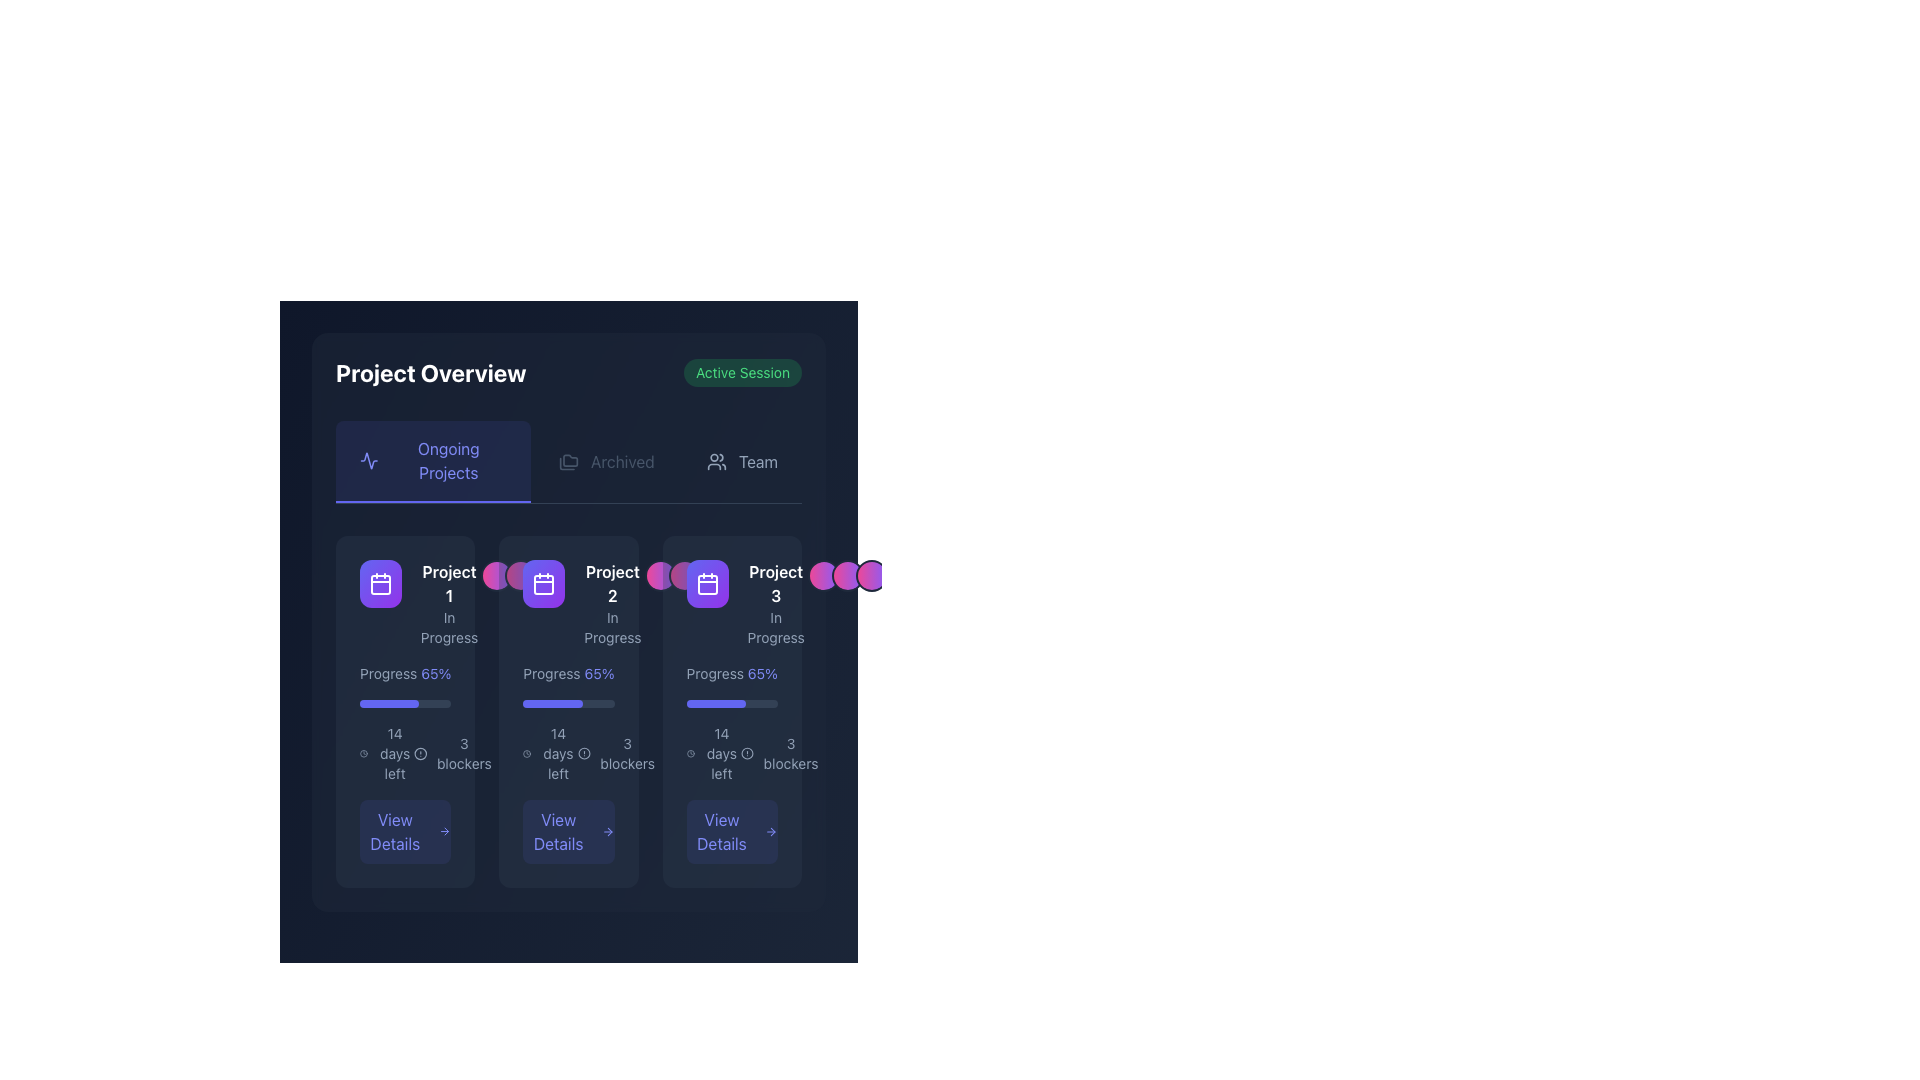  Describe the element at coordinates (558, 753) in the screenshot. I see `the text label displaying '14 days left', which is styled in light slate-gray color and is located within the 'Project 2' card, below the progress bar and to the left of '3 blockers'` at that location.